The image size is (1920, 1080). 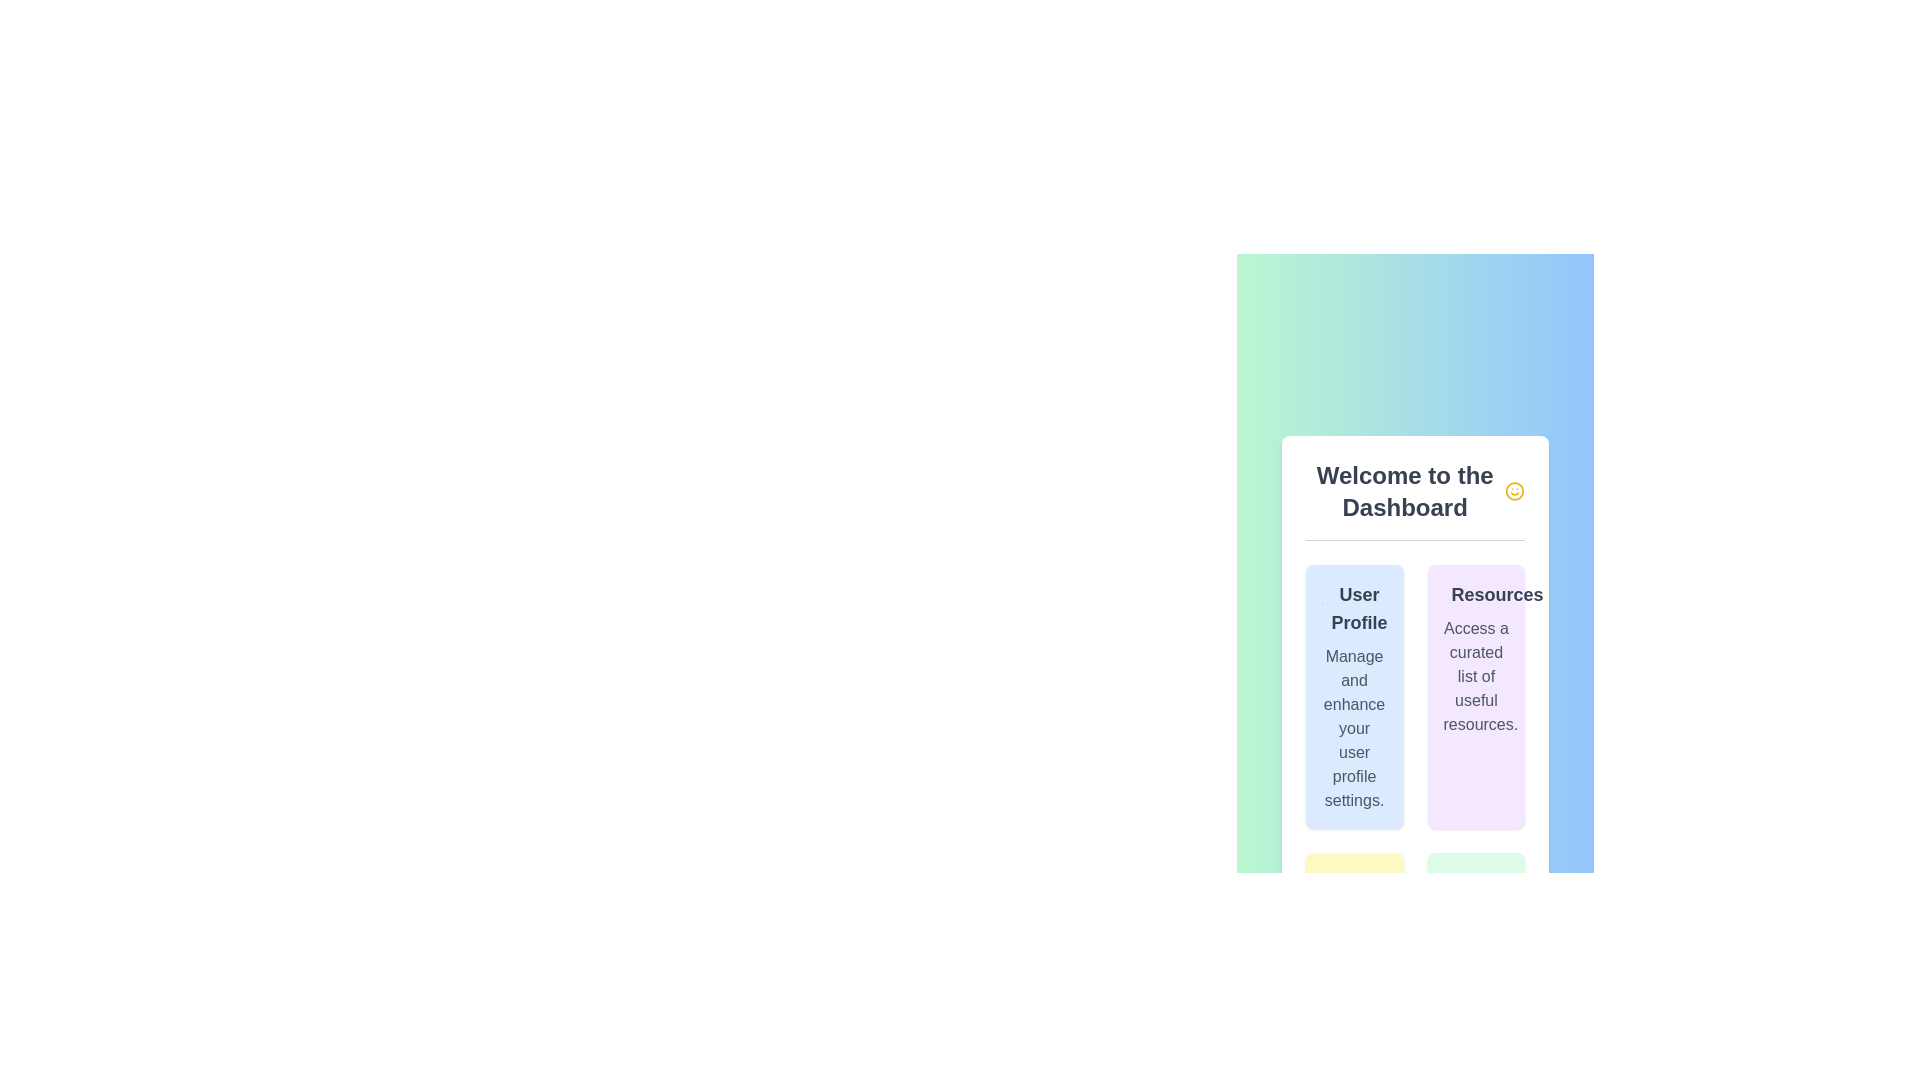 What do you see at coordinates (1354, 728) in the screenshot?
I see `the descriptive text block that reads 'Manage and enhance your user profile settings.' located below the 'User Profile' heading in the left segment of the two-column layout` at bounding box center [1354, 728].